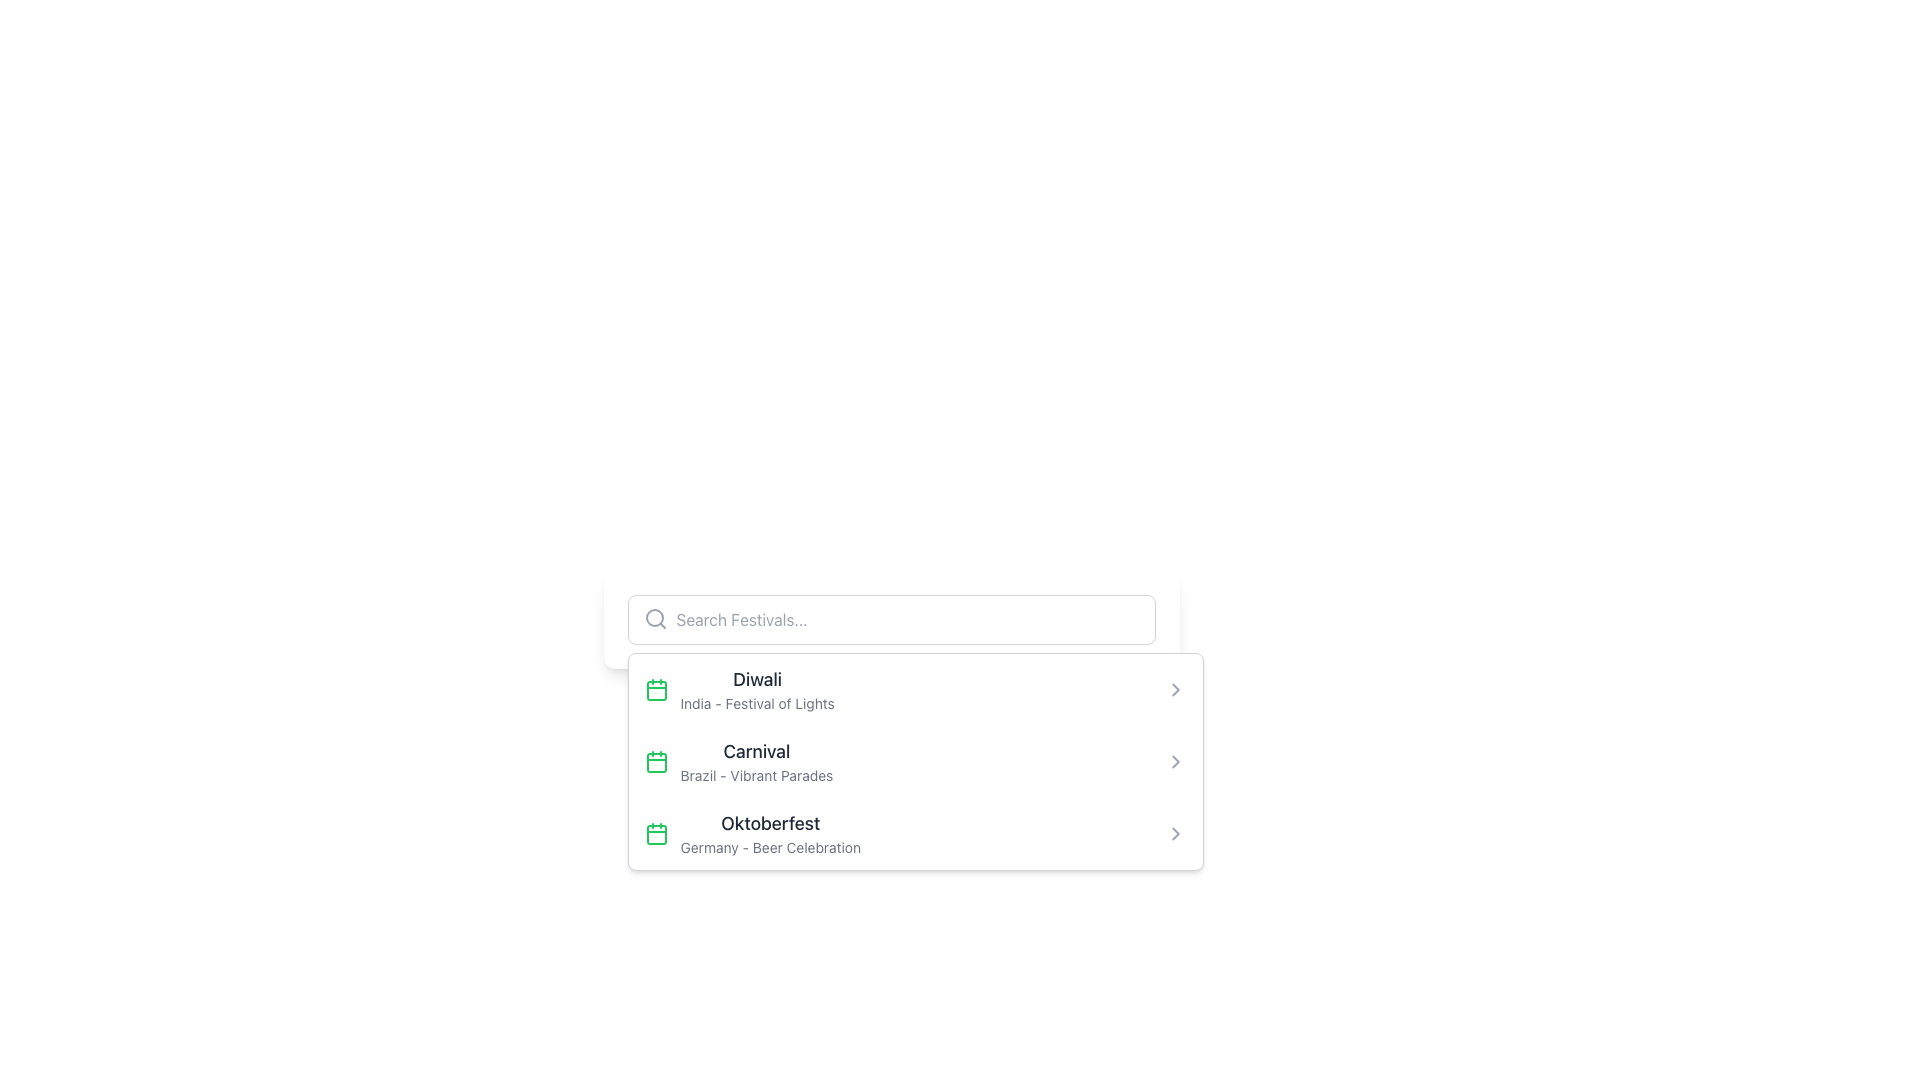 The image size is (1920, 1080). Describe the element at coordinates (656, 834) in the screenshot. I see `the calendar icon component next to the 'Oktoberfest' entry in the list to interact with the surrounding list item` at that location.